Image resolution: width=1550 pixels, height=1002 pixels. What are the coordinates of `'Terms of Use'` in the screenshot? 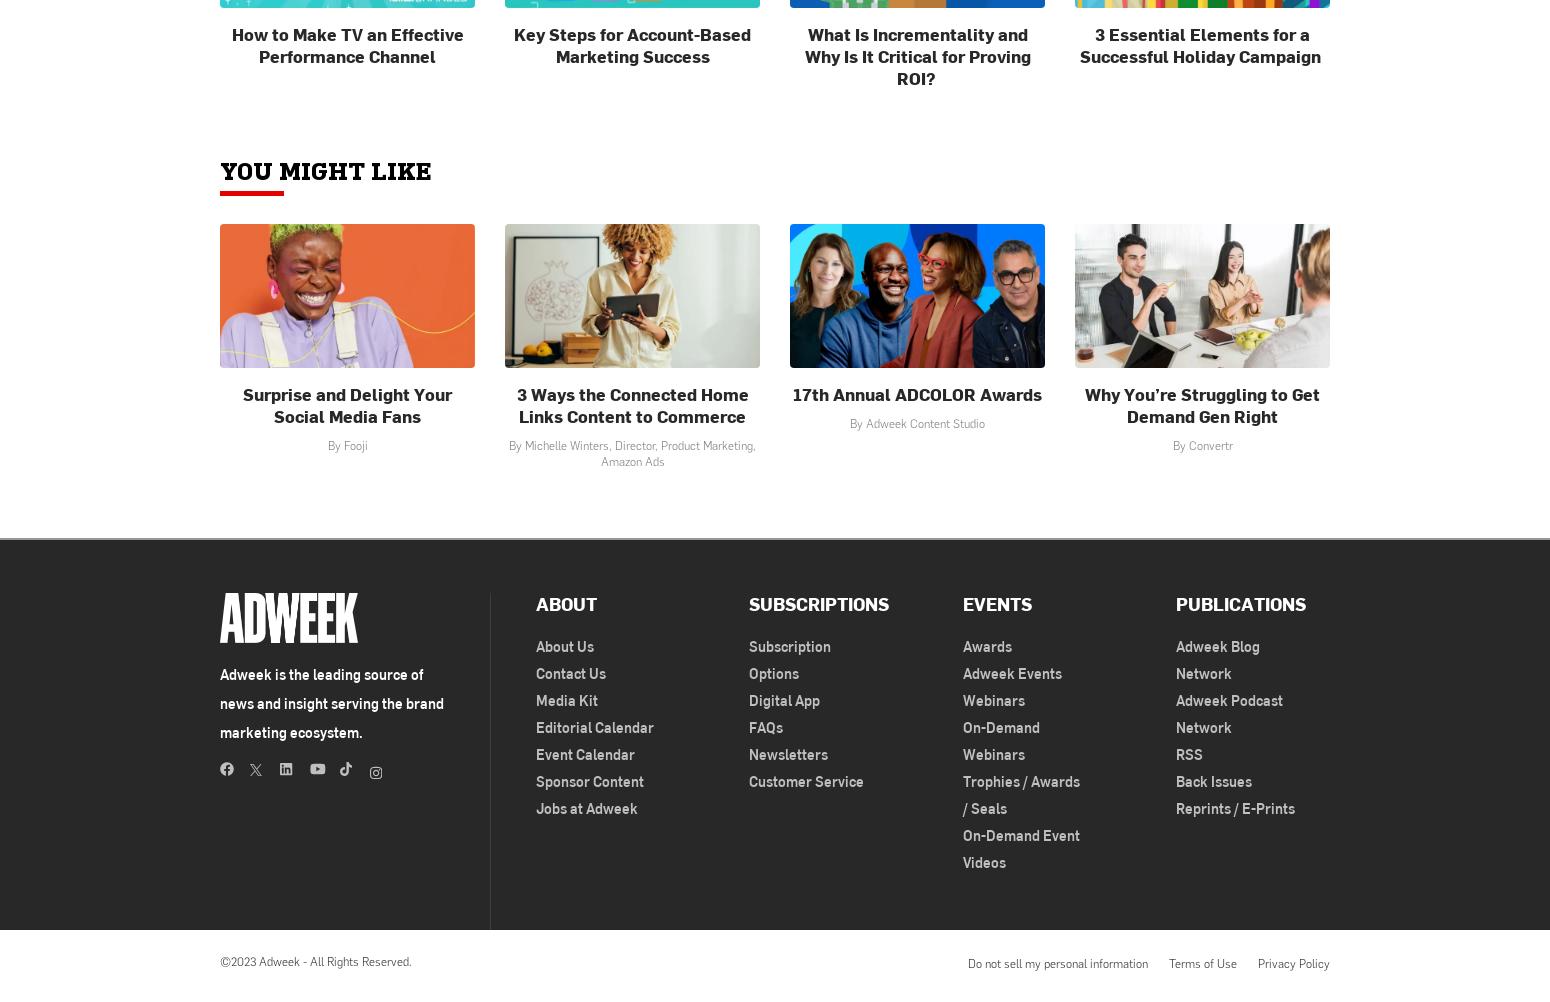 It's located at (1169, 962).